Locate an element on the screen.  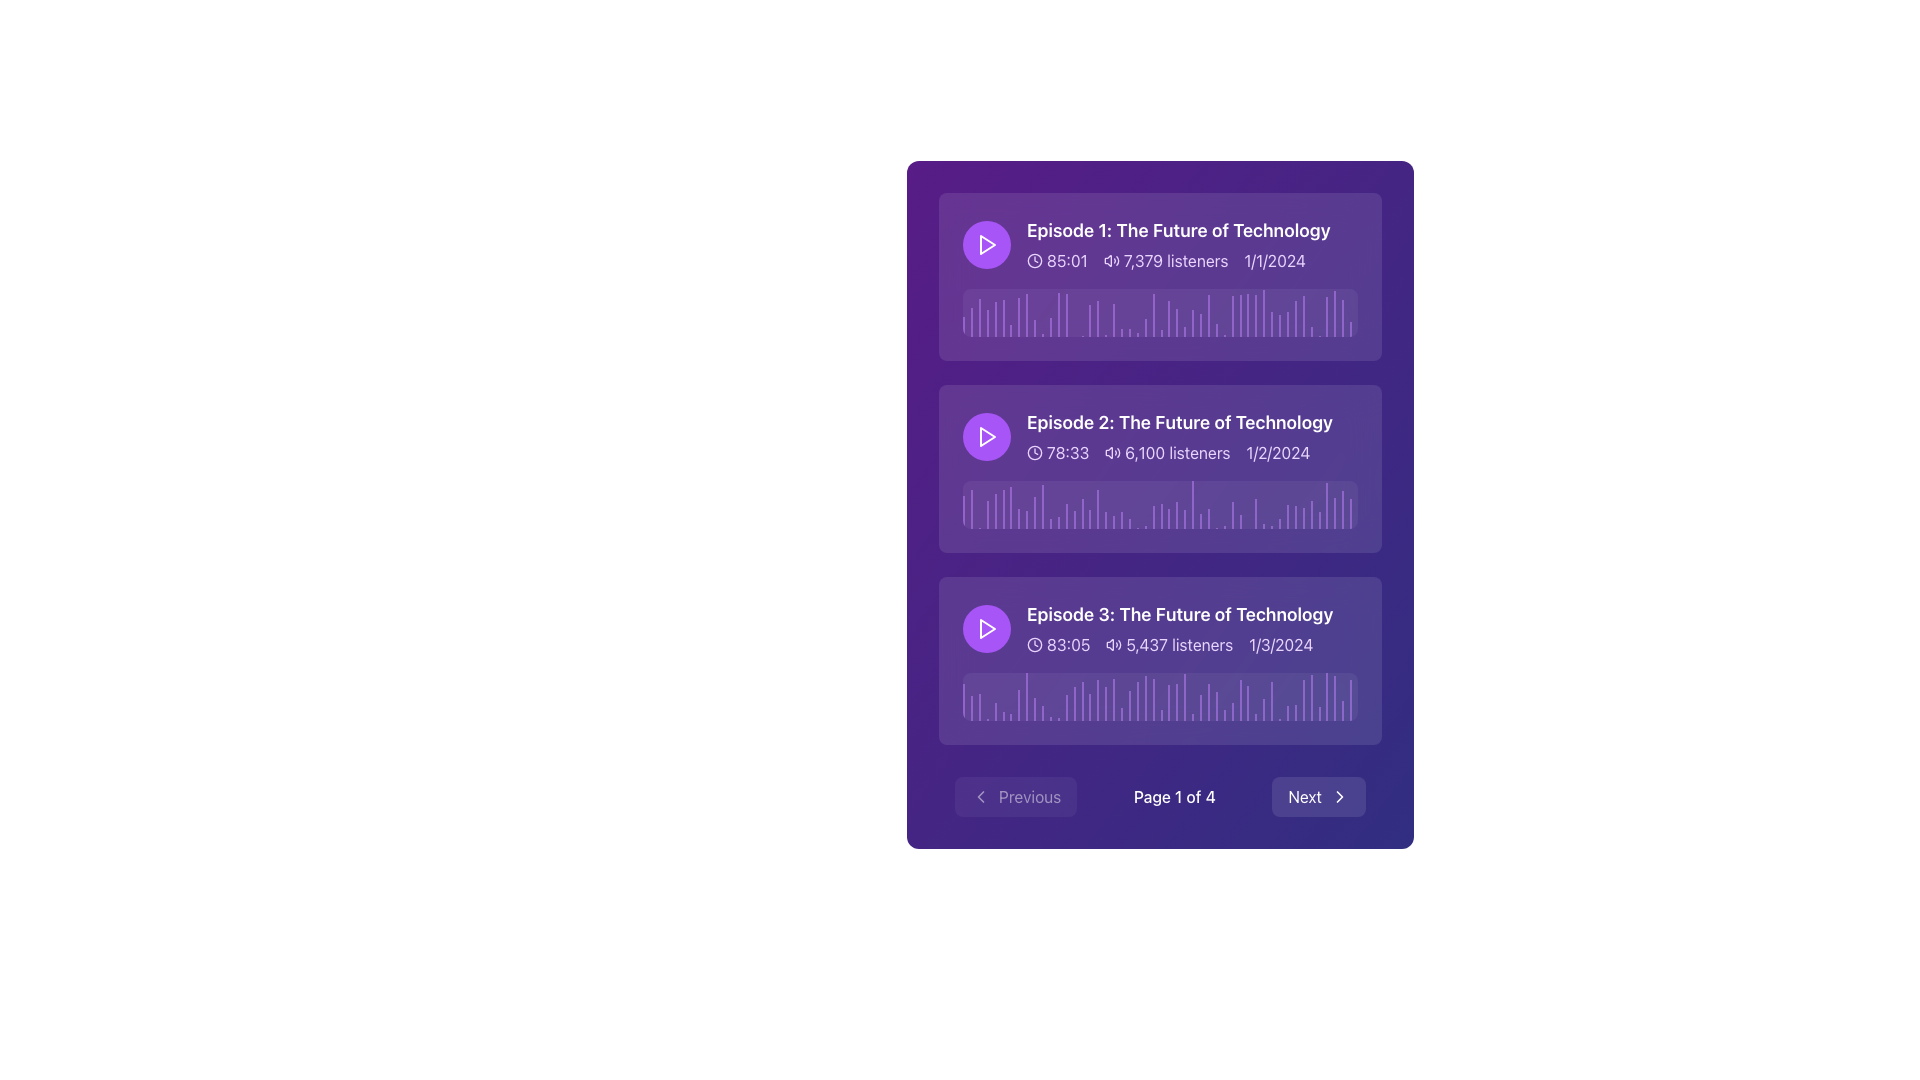
the small triangular 'play' icon with a red background and white border, located within a circular purple background is located at coordinates (988, 244).